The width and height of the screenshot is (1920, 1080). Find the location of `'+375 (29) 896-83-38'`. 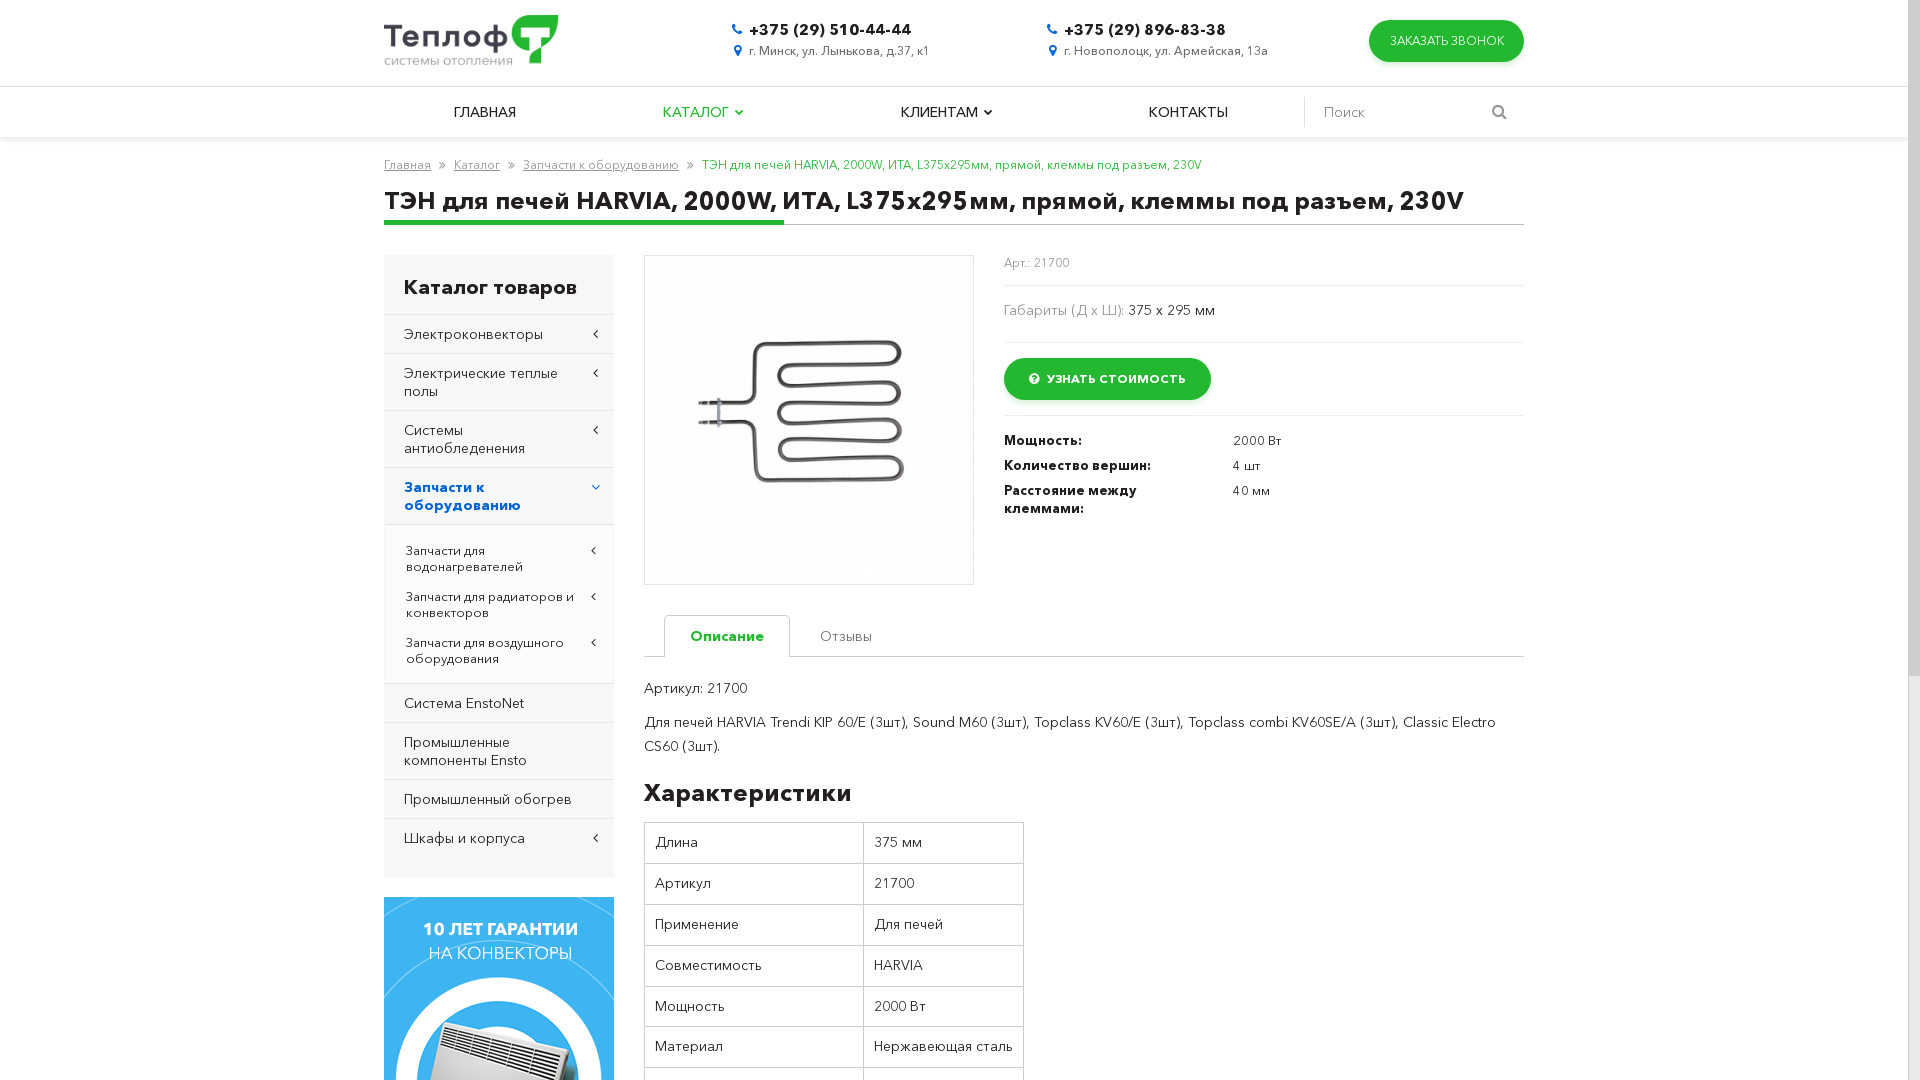

'+375 (29) 896-83-38' is located at coordinates (1145, 29).